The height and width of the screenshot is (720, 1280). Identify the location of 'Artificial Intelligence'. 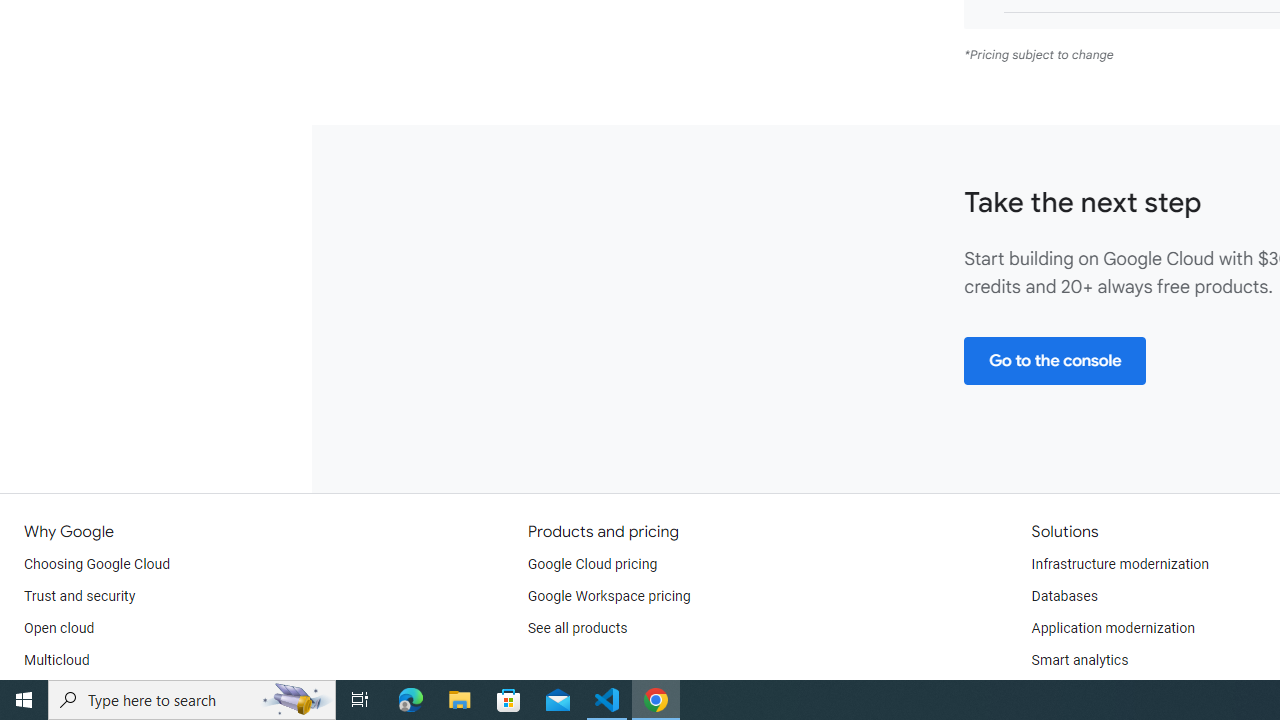
(1093, 691).